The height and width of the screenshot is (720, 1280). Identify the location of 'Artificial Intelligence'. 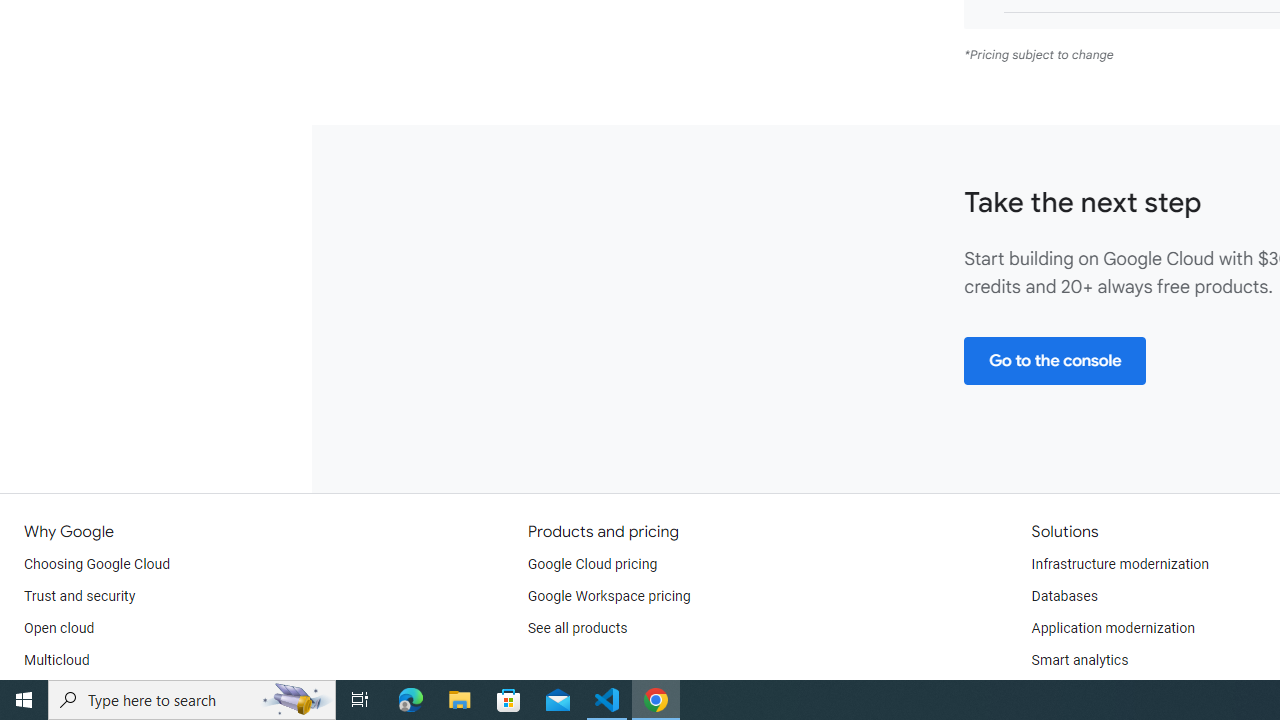
(1093, 691).